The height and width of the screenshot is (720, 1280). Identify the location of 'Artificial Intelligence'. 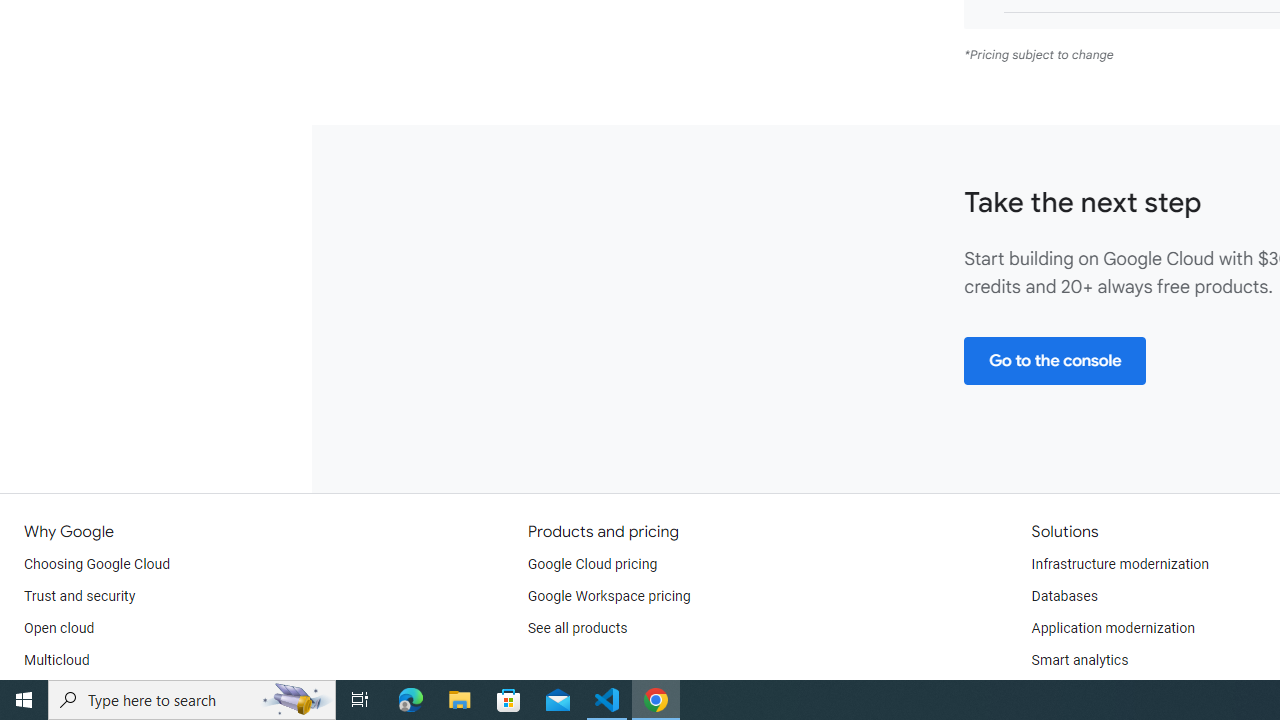
(1093, 691).